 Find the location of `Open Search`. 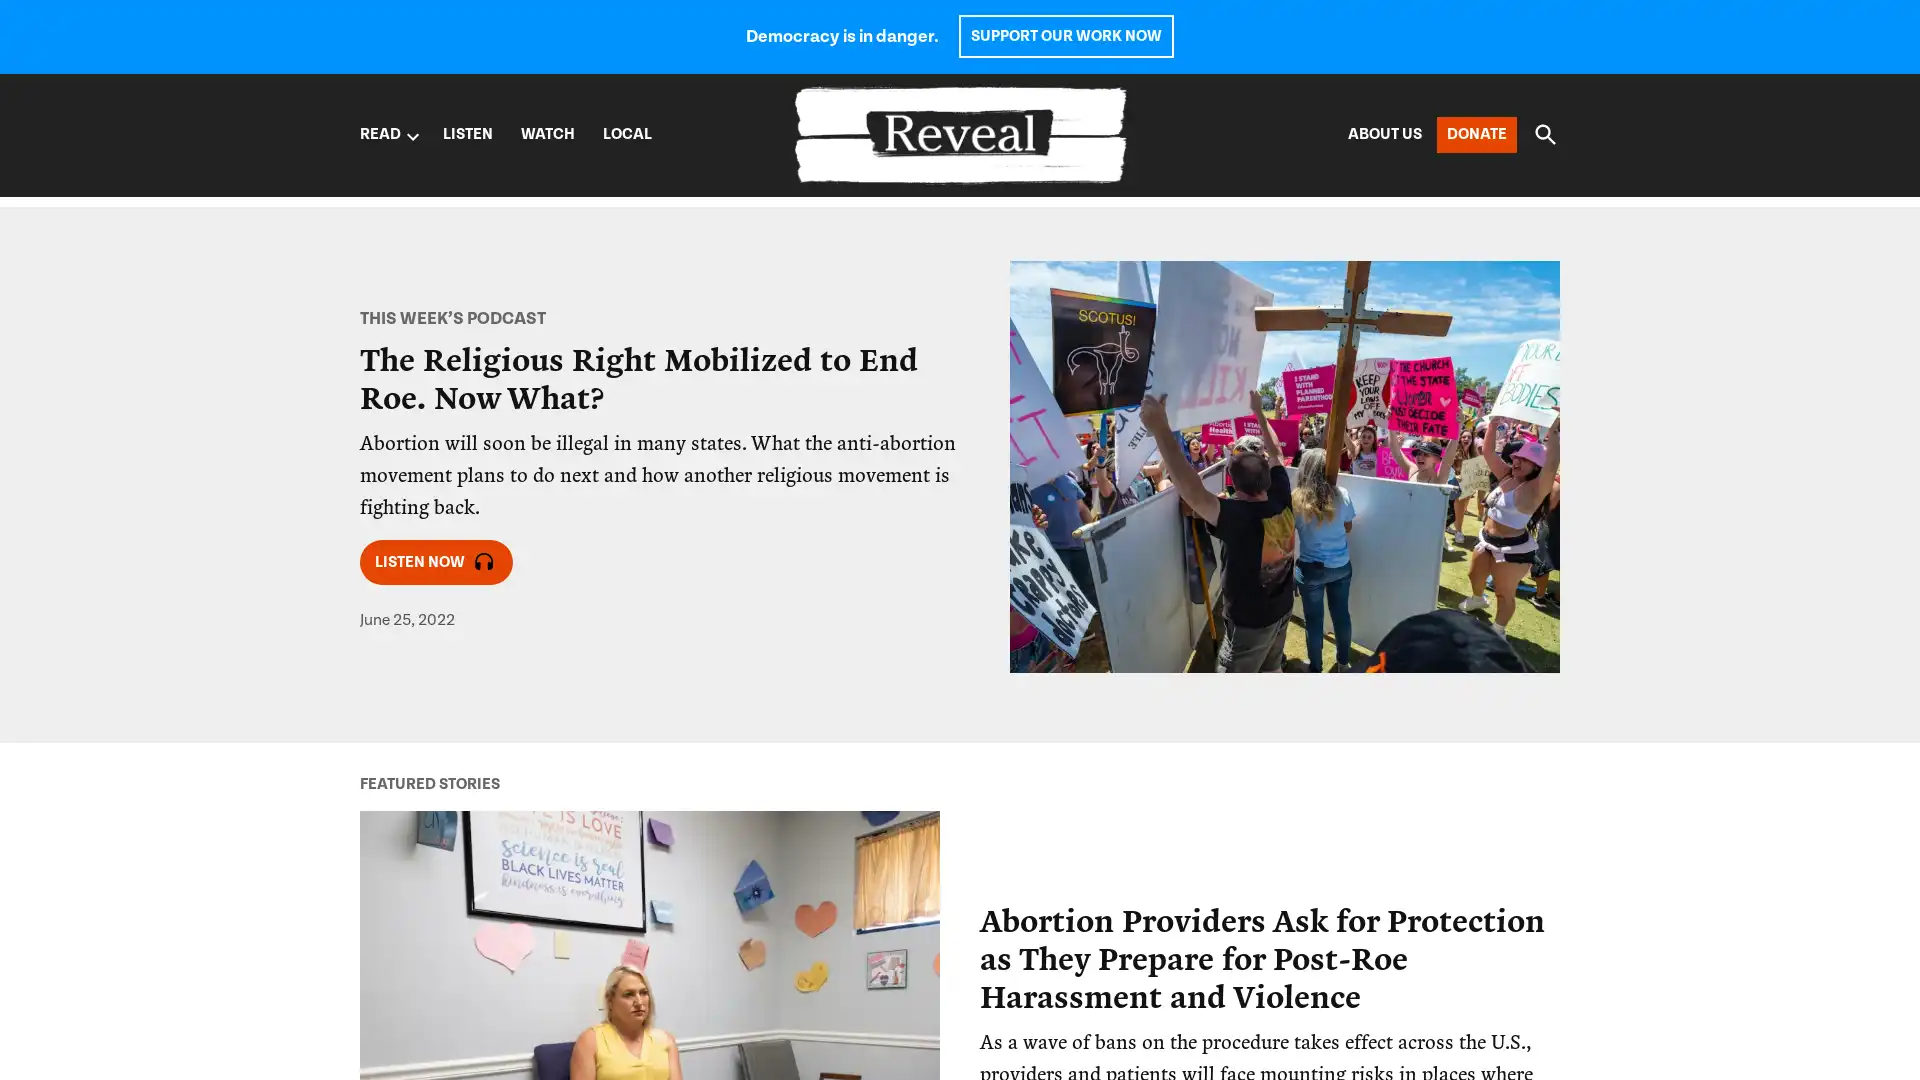

Open Search is located at coordinates (1544, 134).